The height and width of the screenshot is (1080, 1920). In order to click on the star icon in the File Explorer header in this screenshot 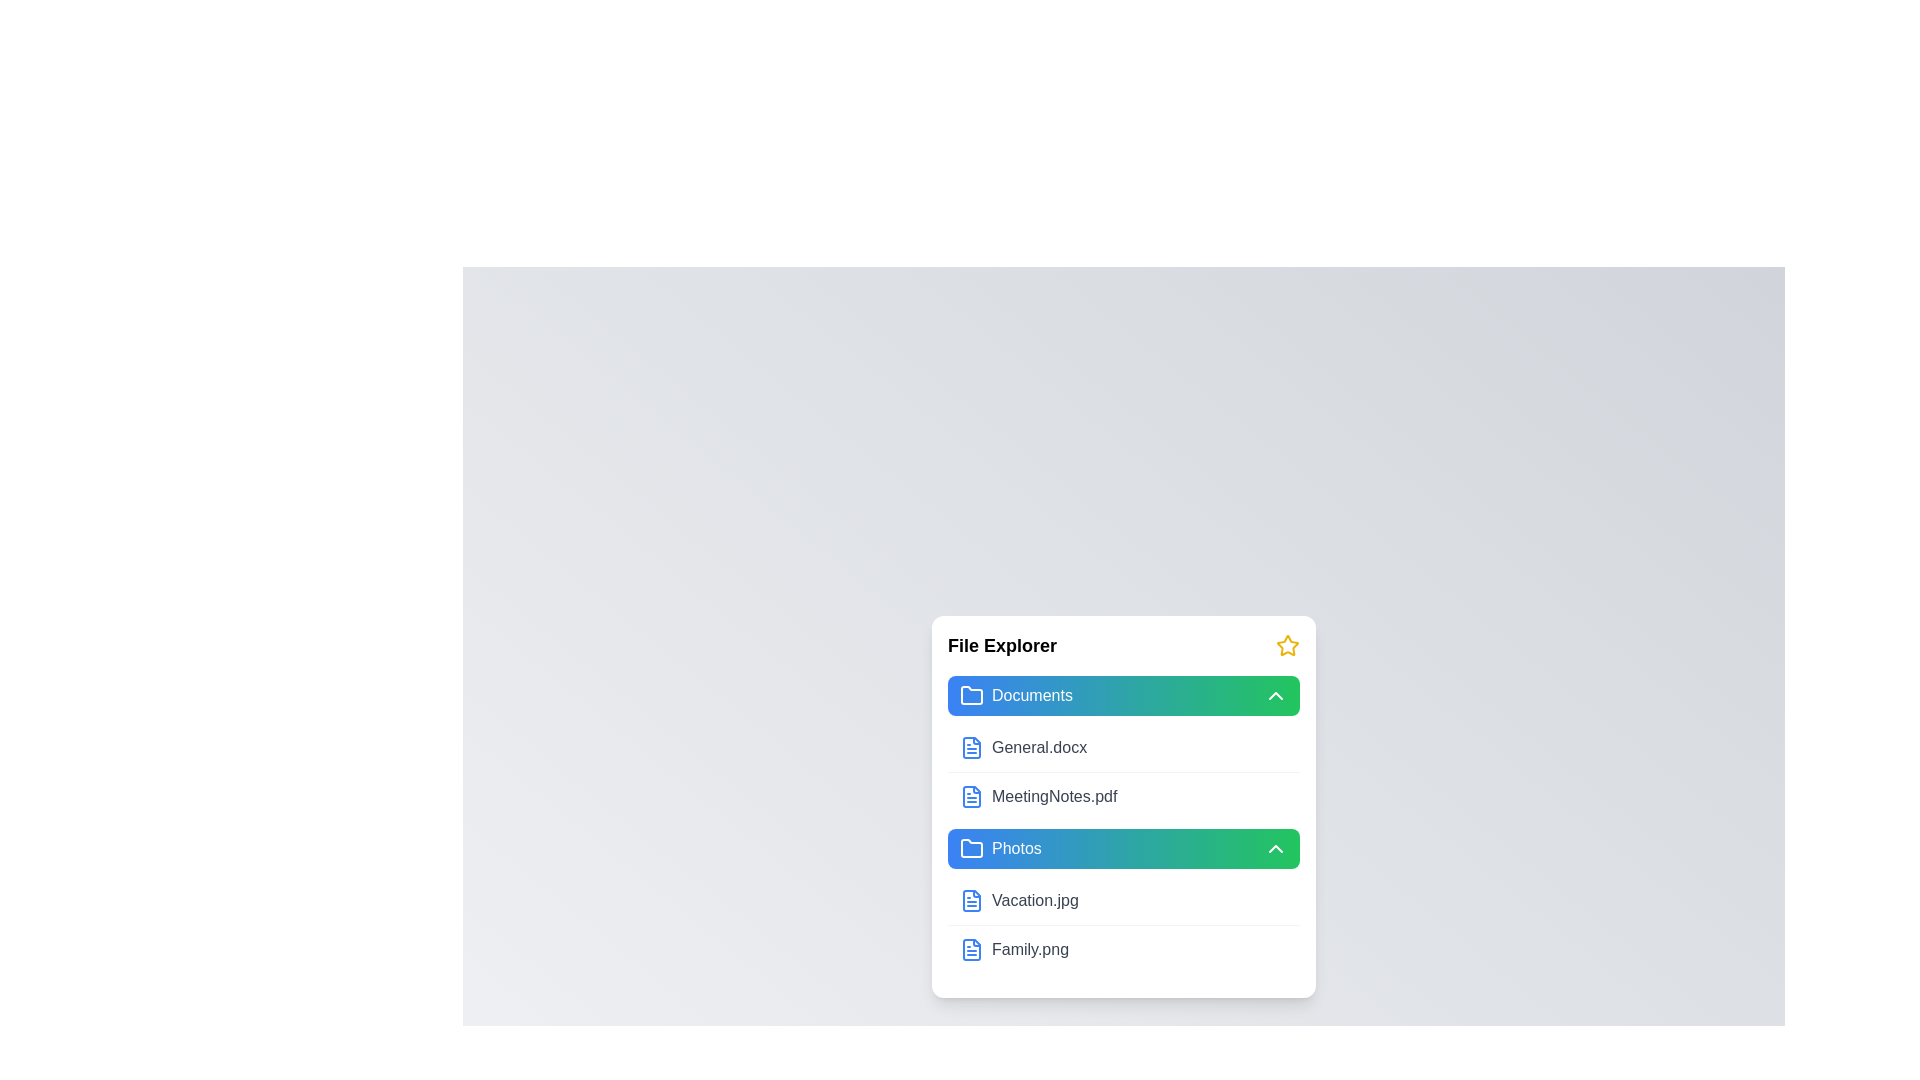, I will do `click(1287, 645)`.